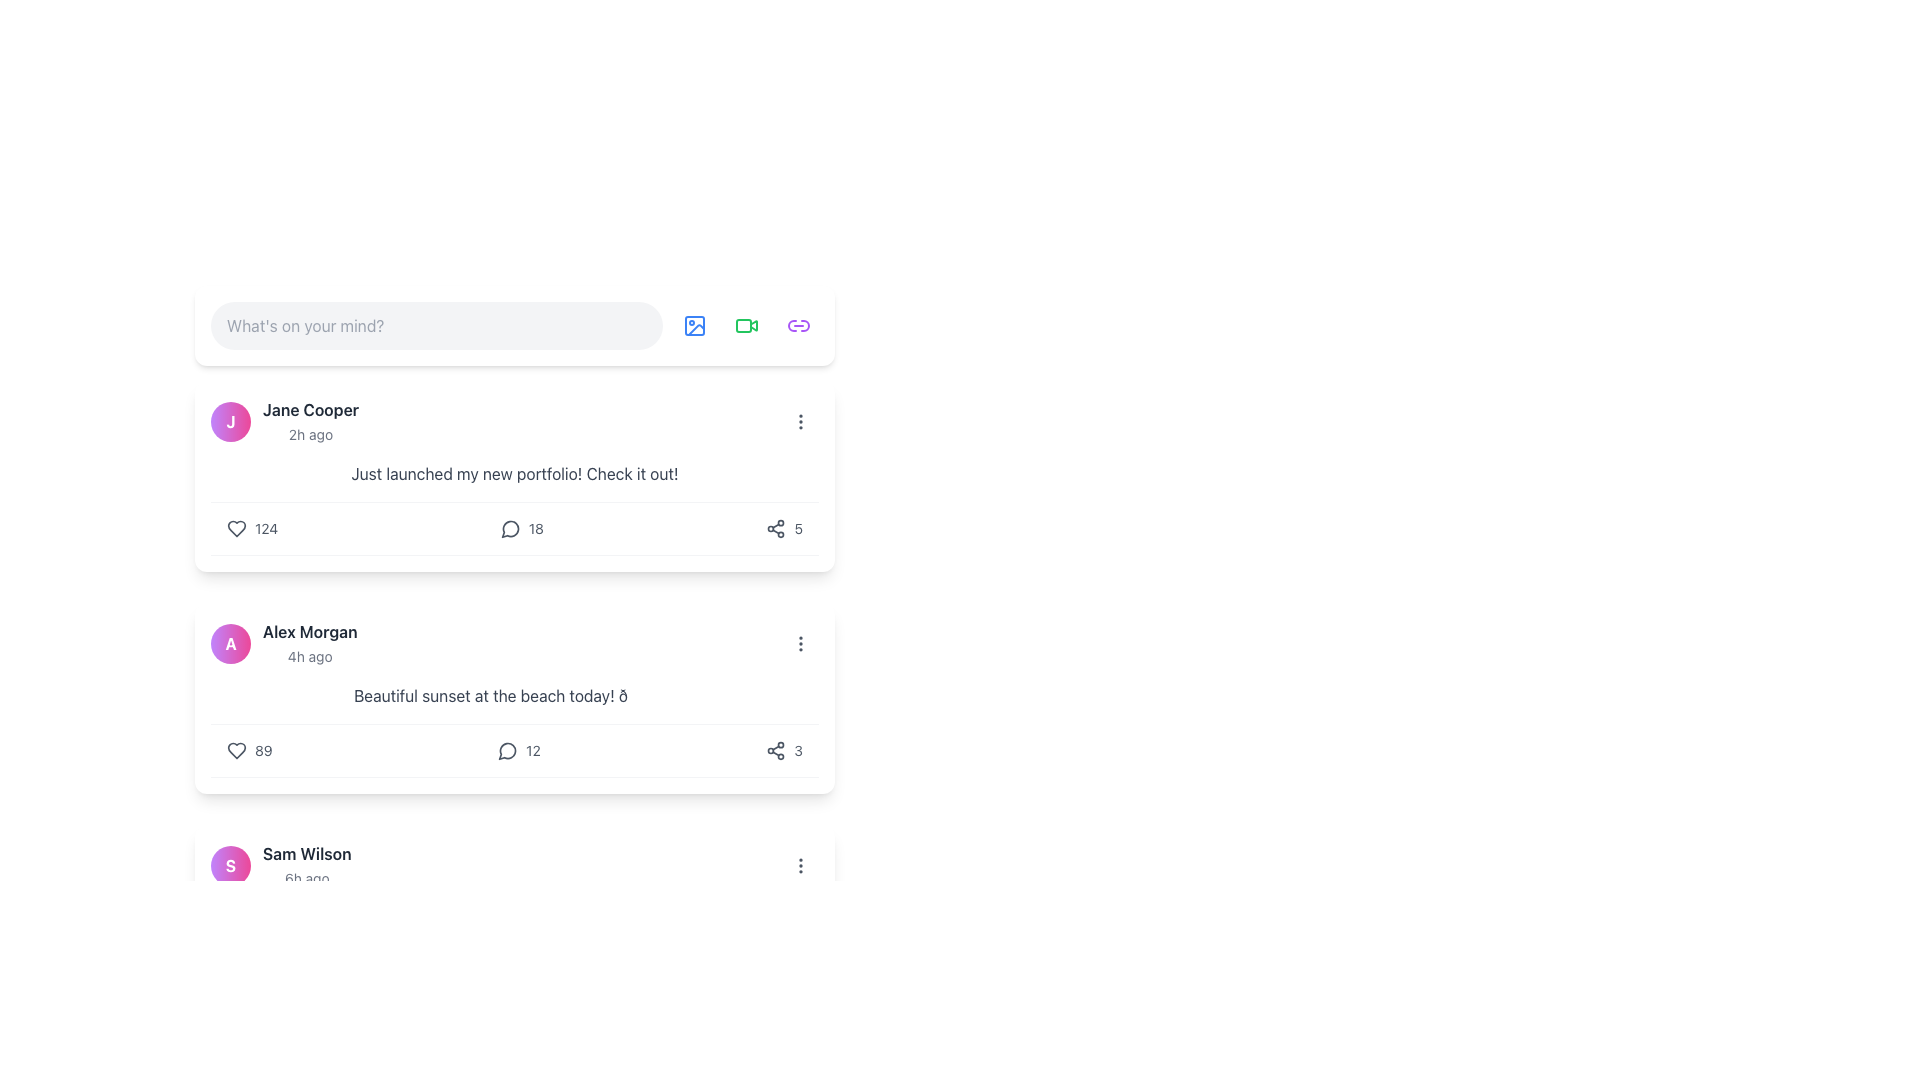  What do you see at coordinates (536, 527) in the screenshot?
I see `the small gray text numeral '18' styled in sans-serif font, which is the rightmost element in a group containing a speech bubble icon` at bounding box center [536, 527].